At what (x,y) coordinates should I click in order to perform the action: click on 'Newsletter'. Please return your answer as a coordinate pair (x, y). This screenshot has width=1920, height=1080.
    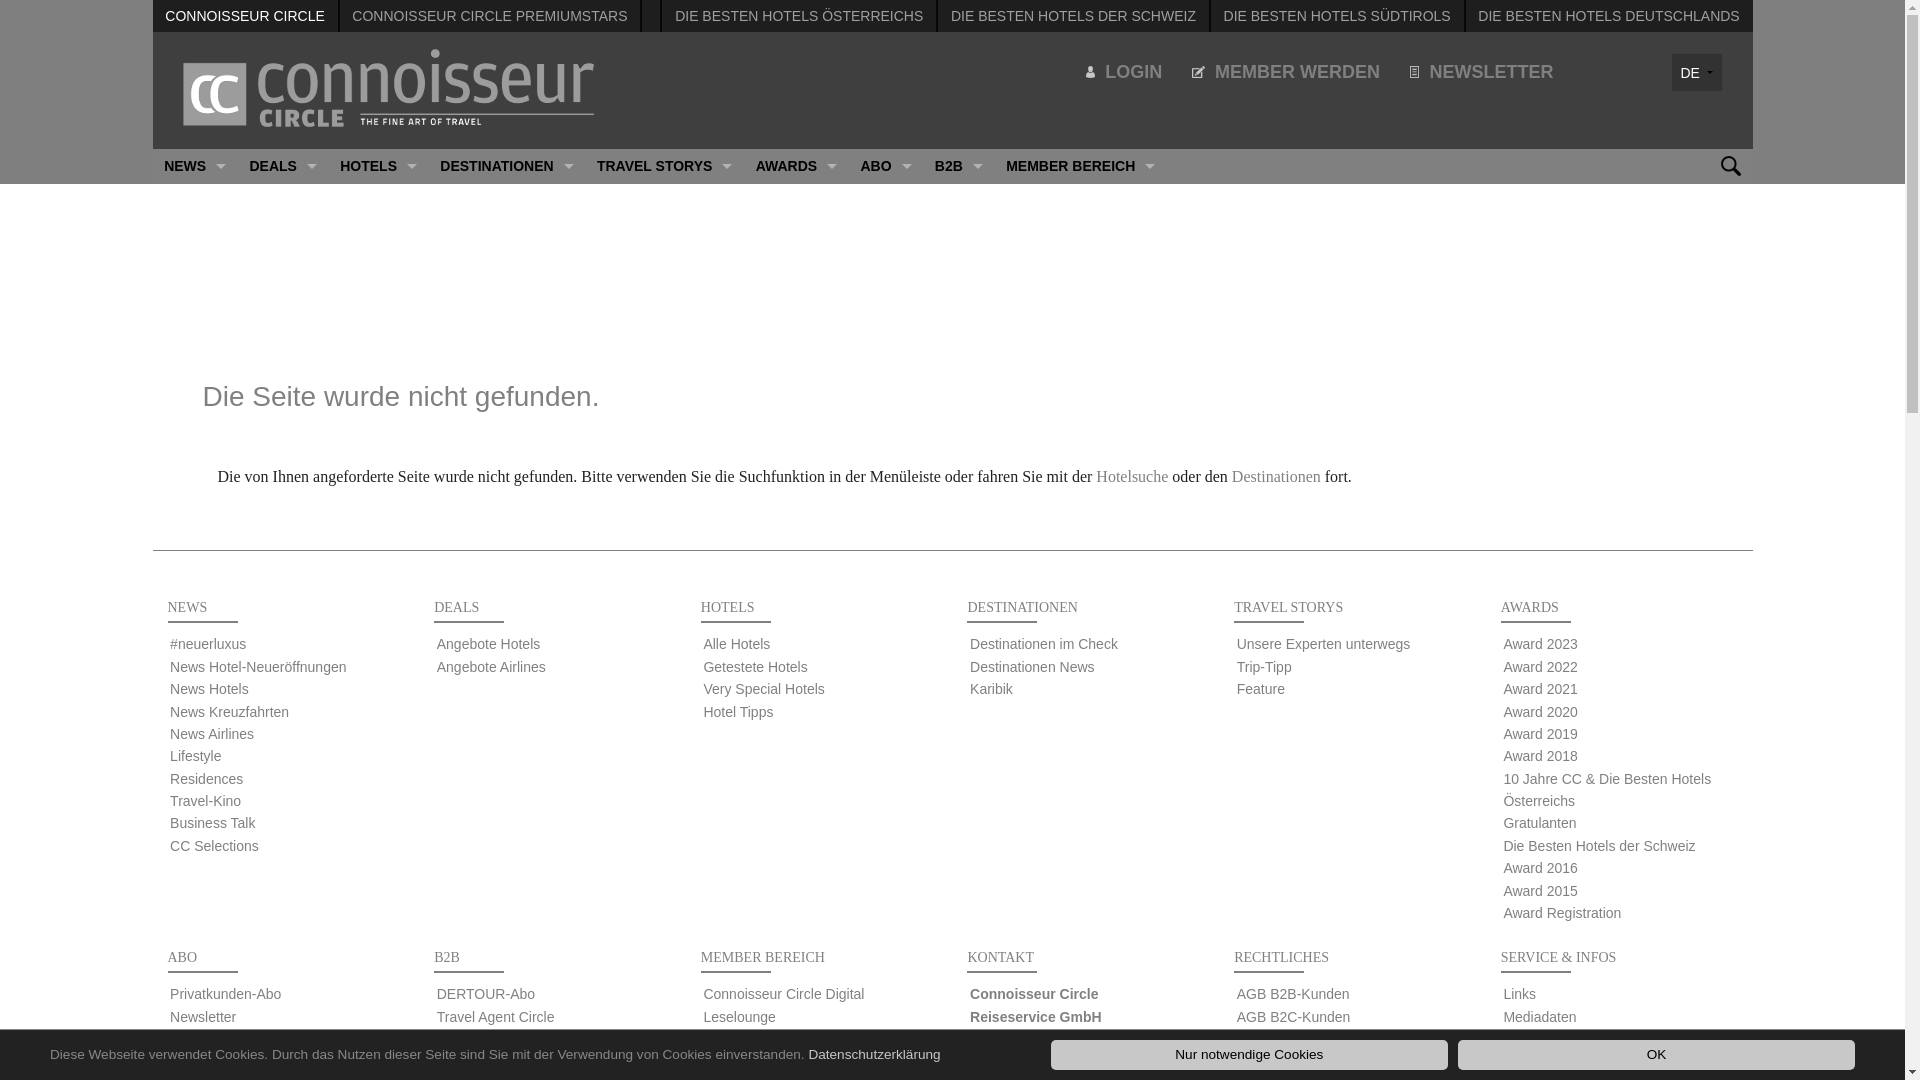
    Looking at the image, I should click on (202, 1017).